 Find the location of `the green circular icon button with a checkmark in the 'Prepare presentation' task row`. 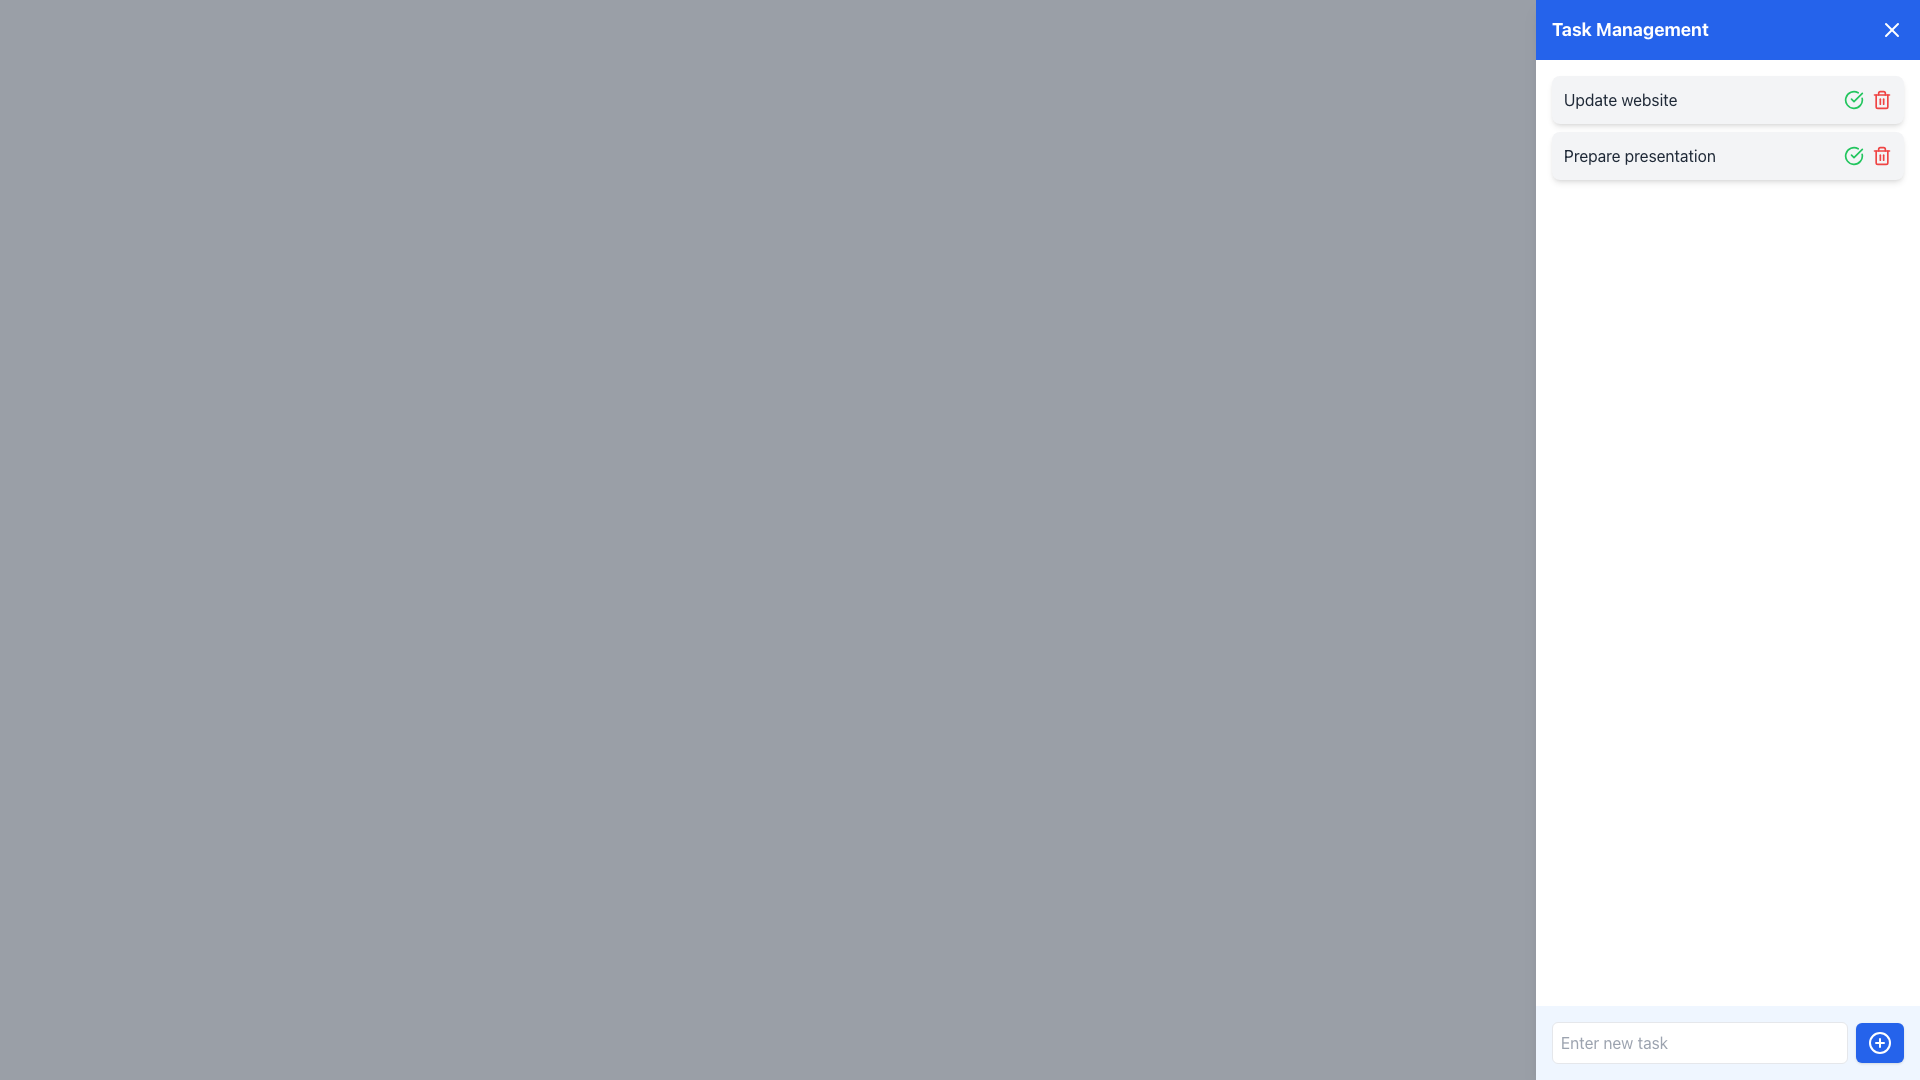

the green circular icon button with a checkmark in the 'Prepare presentation' task row is located at coordinates (1852, 154).